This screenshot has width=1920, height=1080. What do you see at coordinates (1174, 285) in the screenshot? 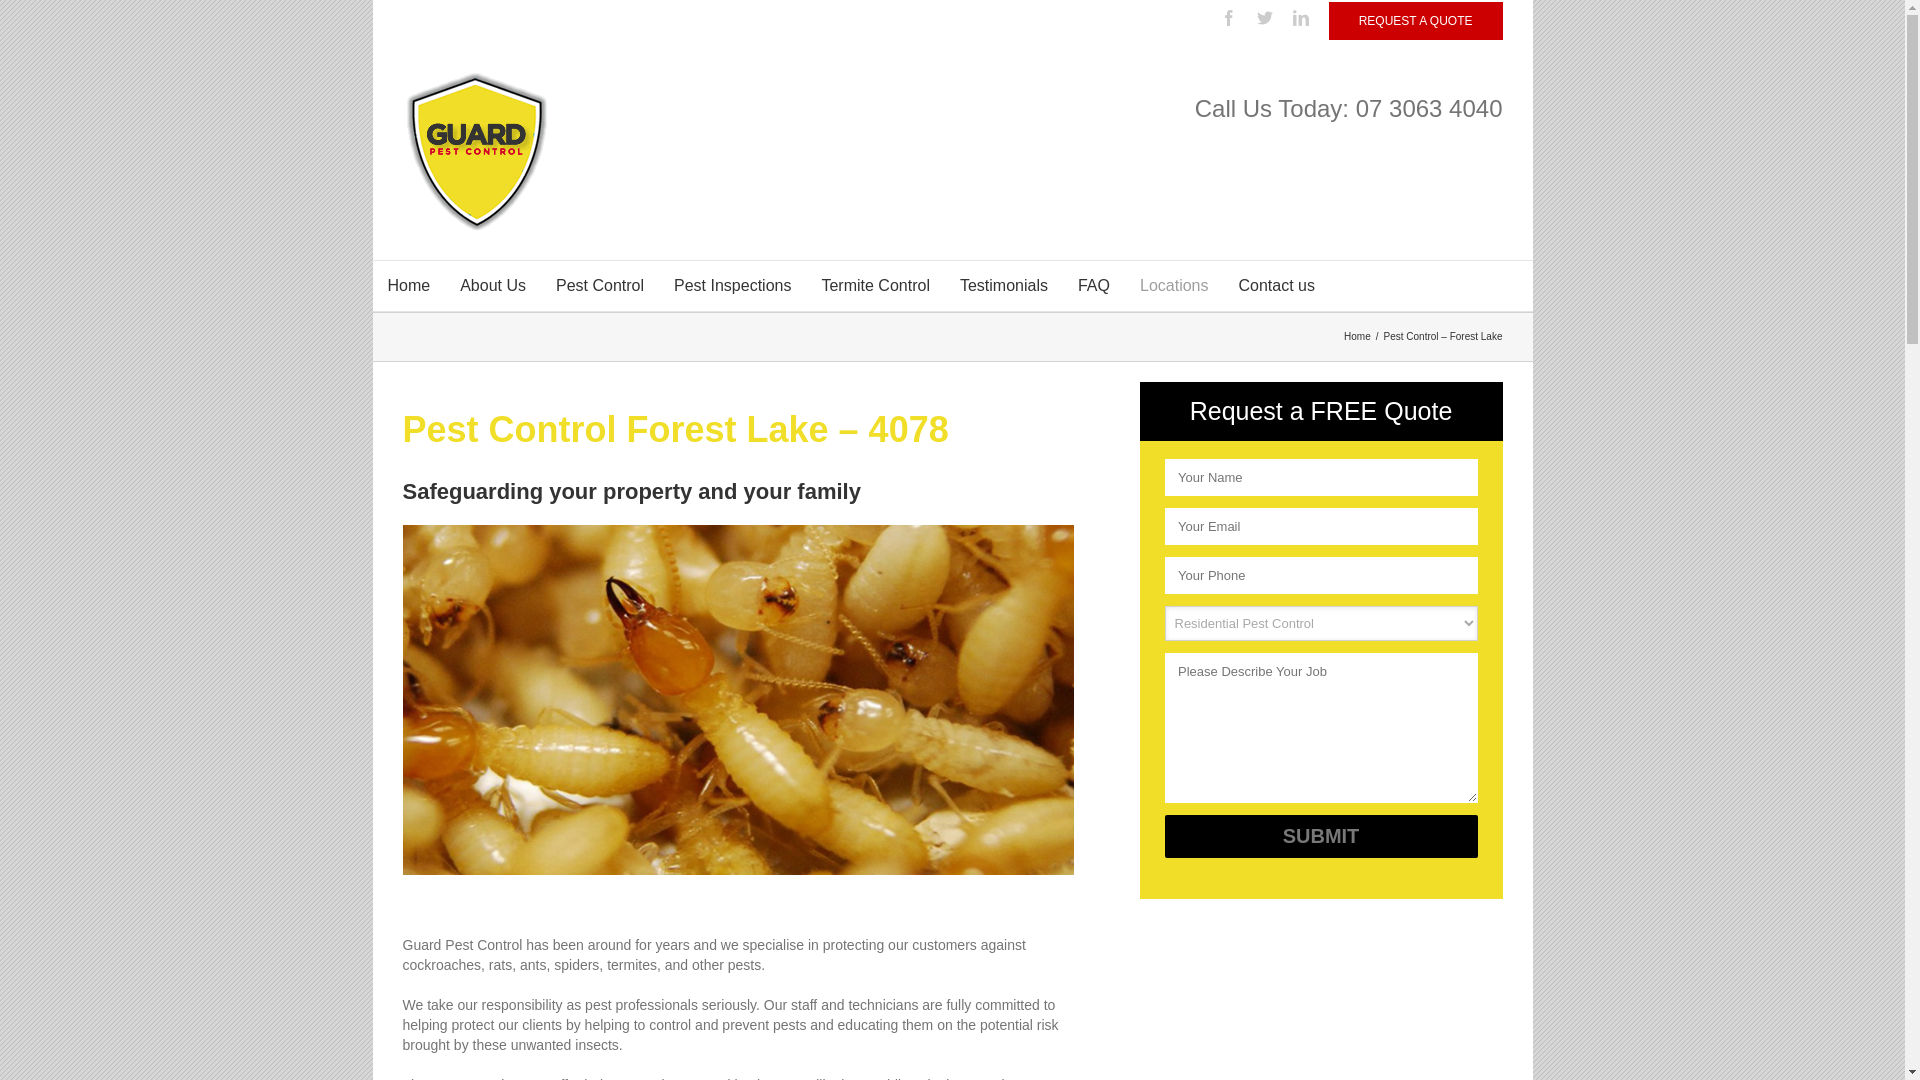
I see `'Locations'` at bounding box center [1174, 285].